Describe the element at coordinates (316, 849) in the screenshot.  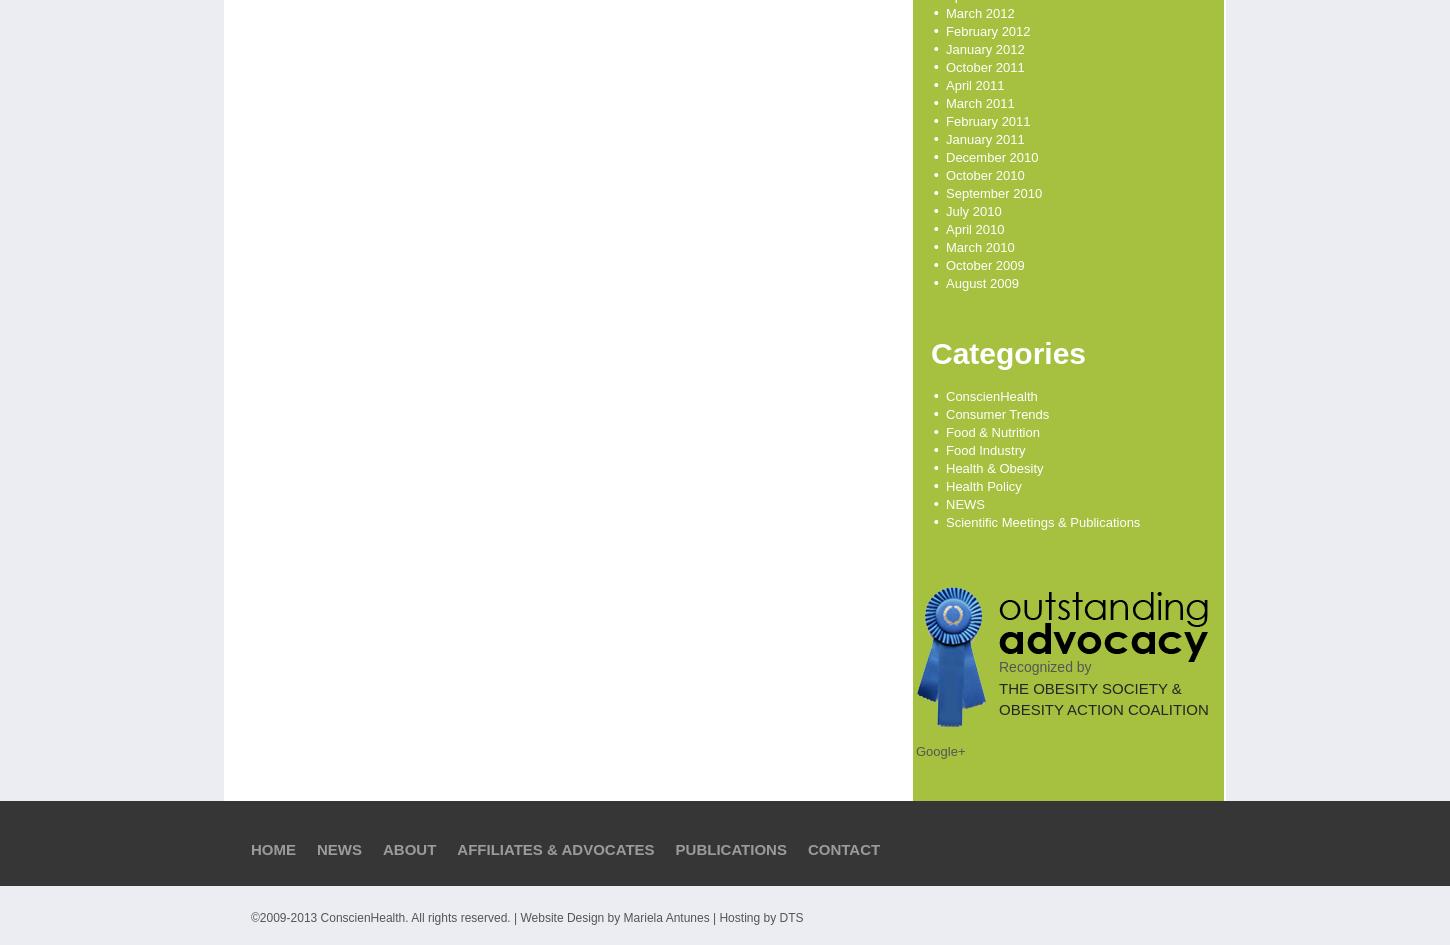
I see `'News'` at that location.